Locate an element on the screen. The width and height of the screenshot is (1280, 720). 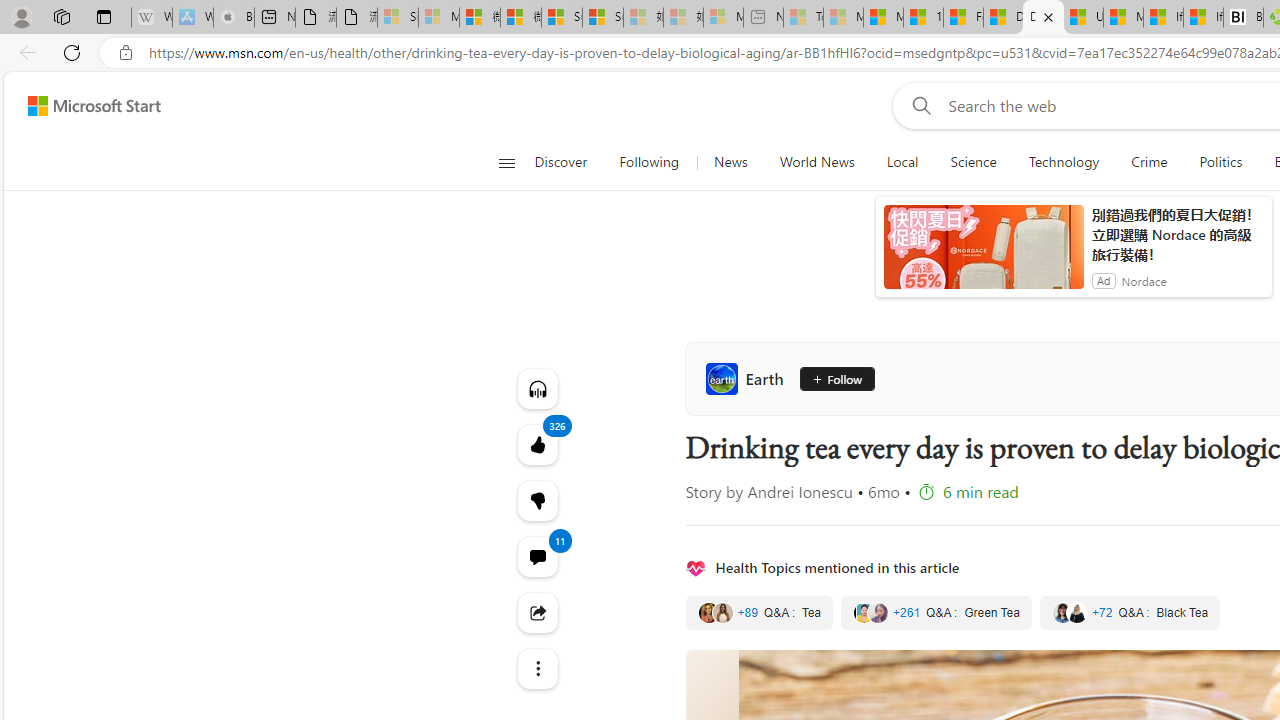
'News' is located at coordinates (729, 162).